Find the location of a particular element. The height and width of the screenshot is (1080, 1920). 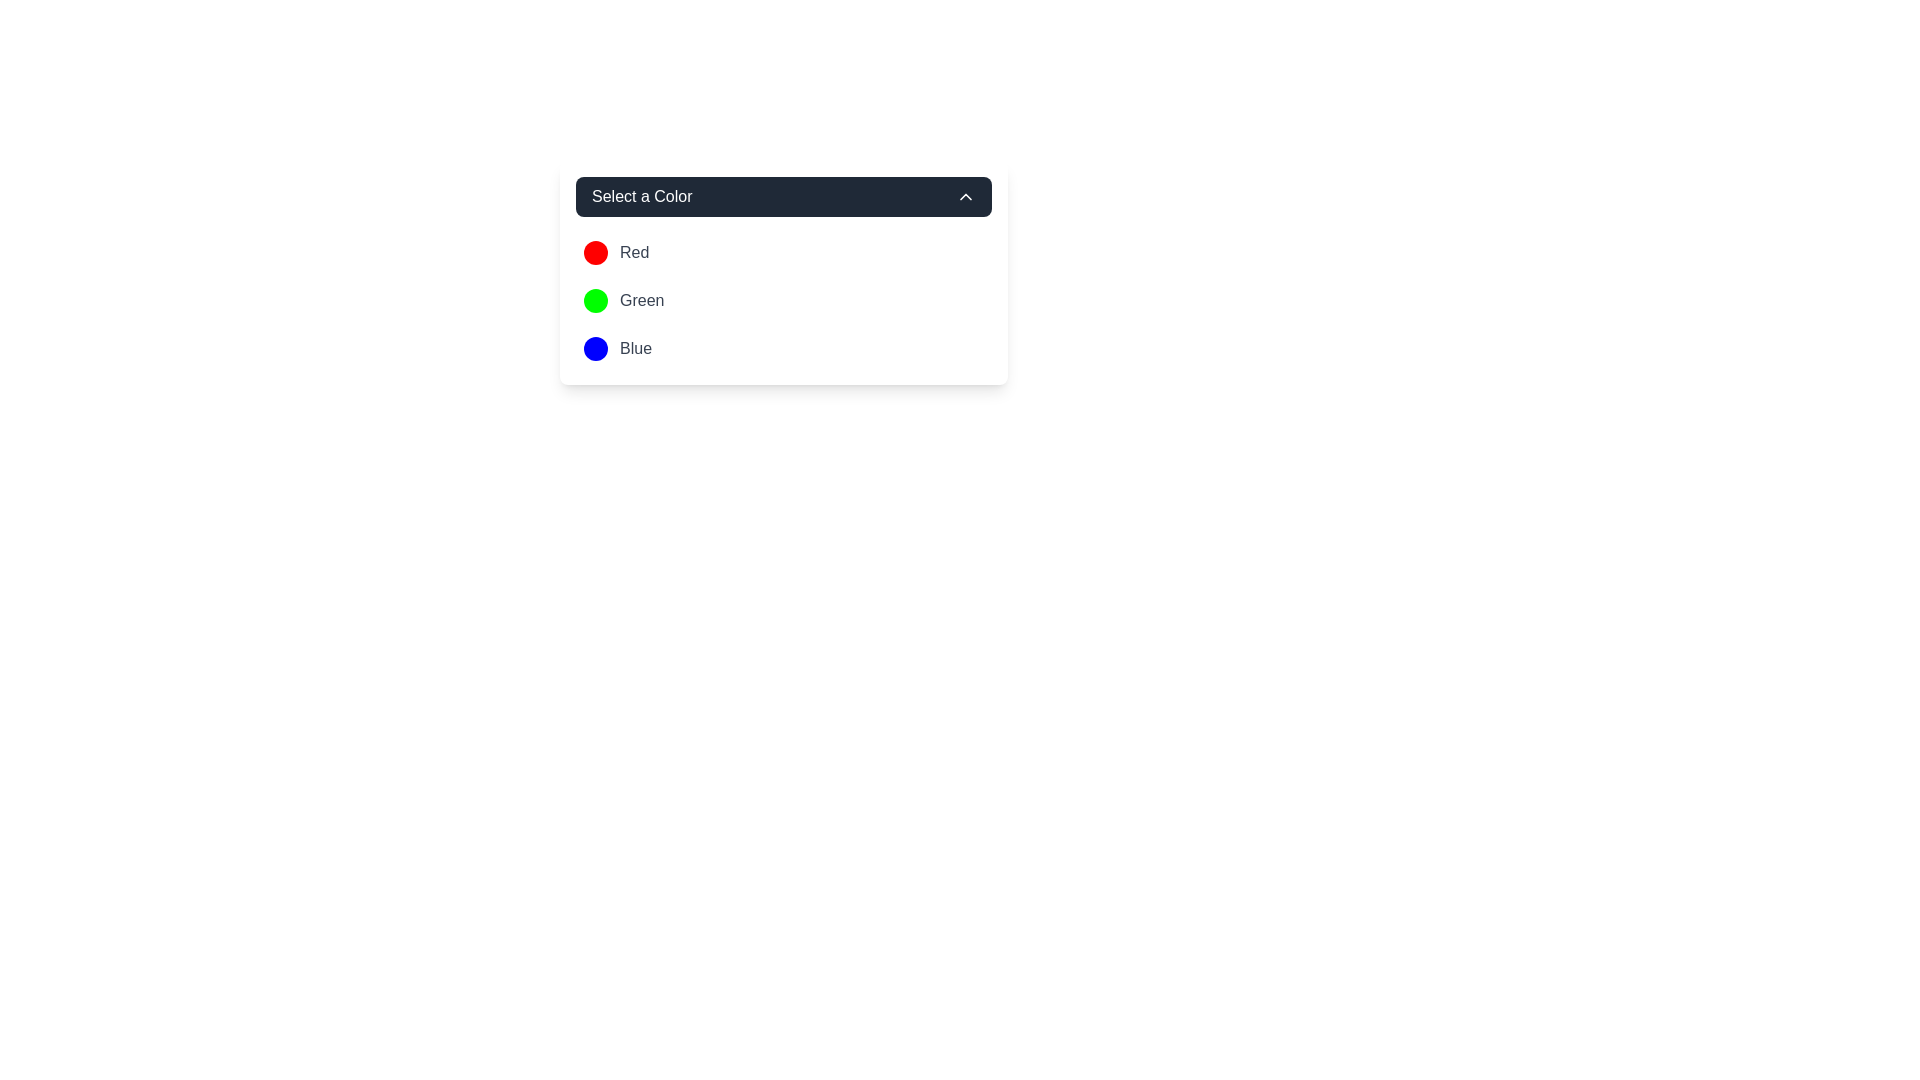

the 'Green' text label in the color selection dropdown menu, which is displayed in a medium-sized gray font, located to the right of a green circular icon is located at coordinates (642, 300).